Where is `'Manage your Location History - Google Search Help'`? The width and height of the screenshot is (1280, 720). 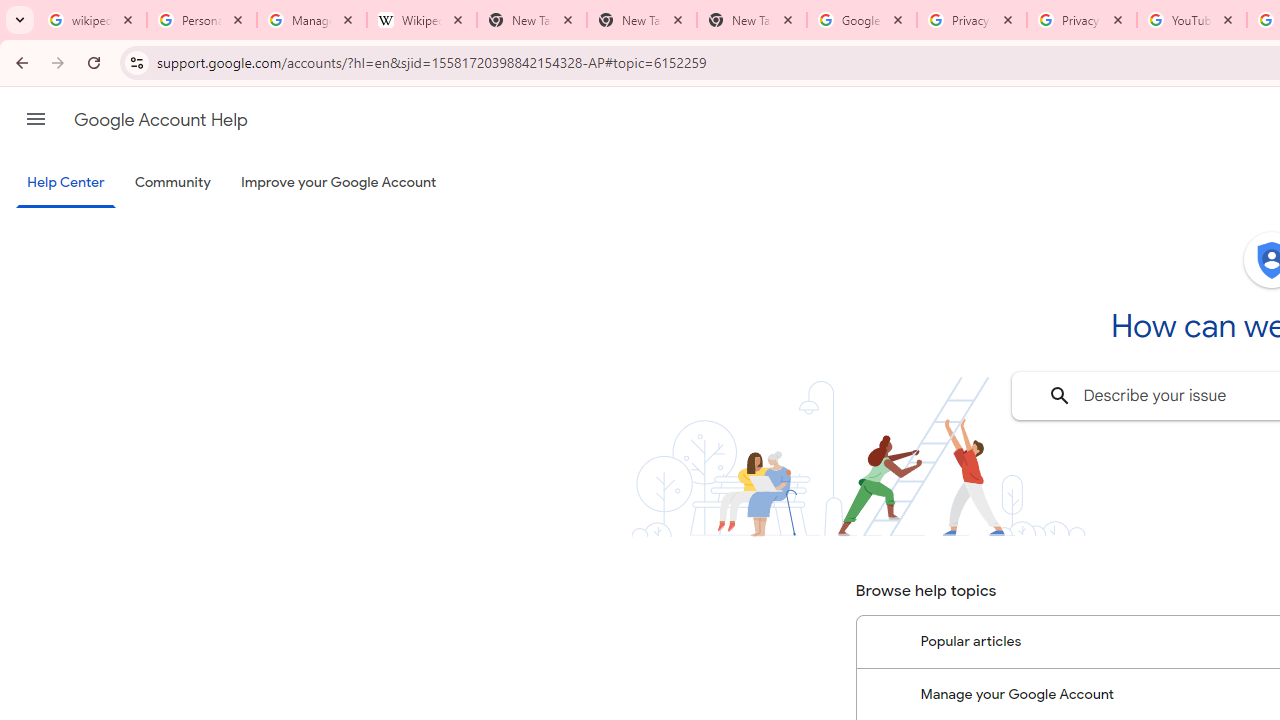
'Manage your Location History - Google Search Help' is located at coordinates (311, 20).